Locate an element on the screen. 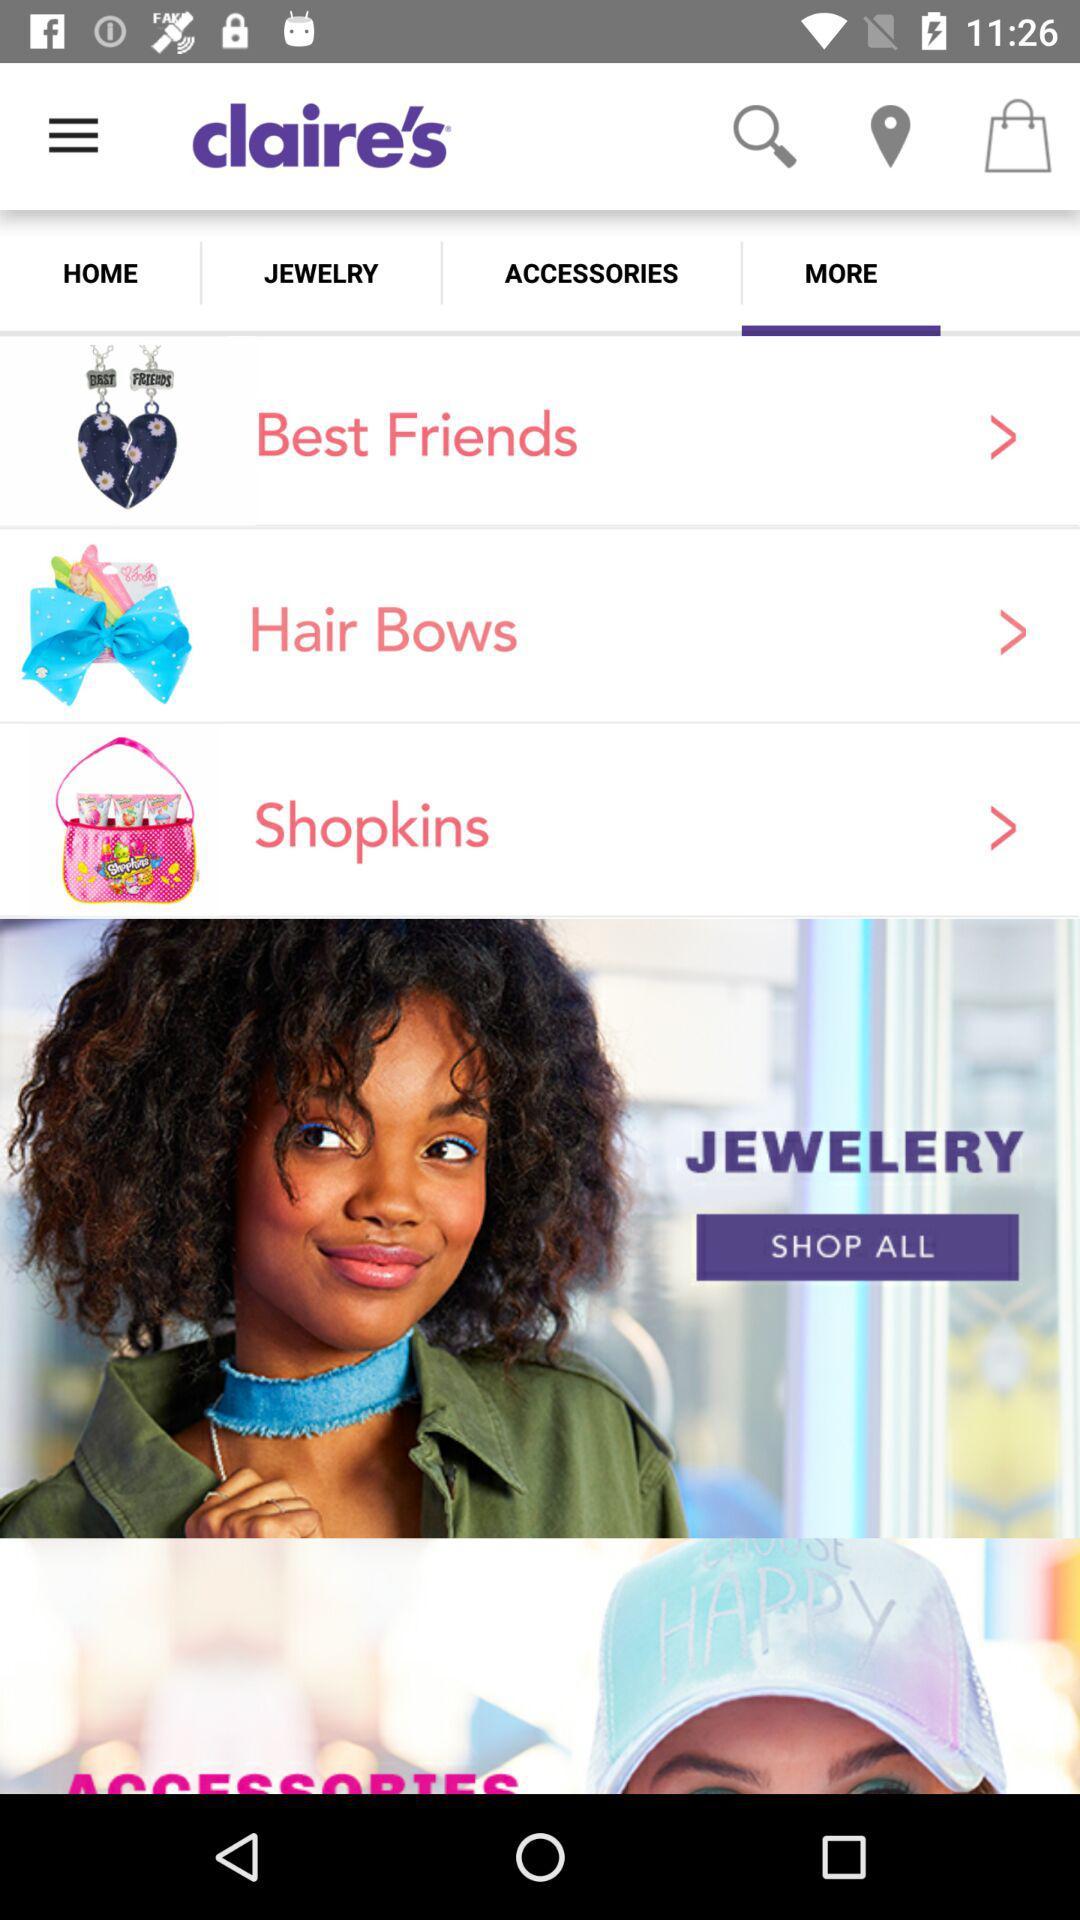  jewelry icon is located at coordinates (320, 272).